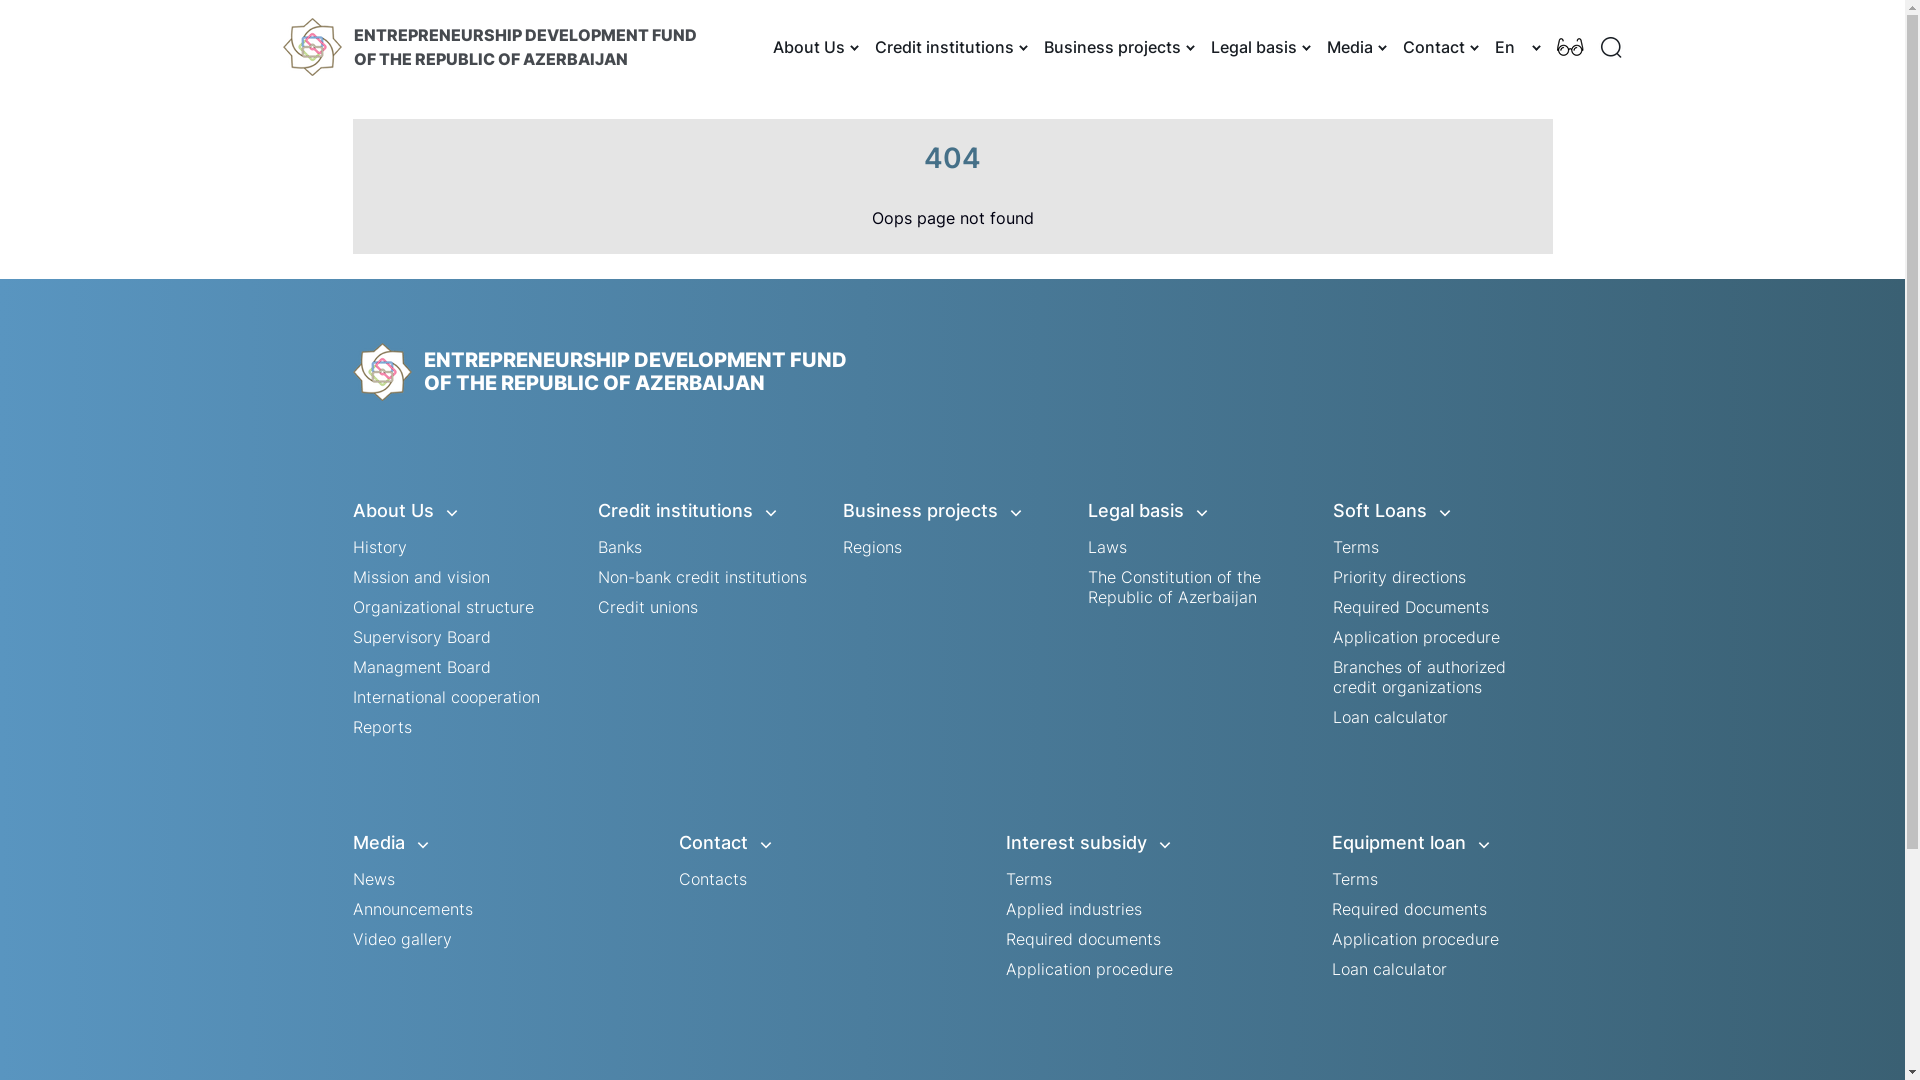  I want to click on 'Required Documents', so click(1409, 605).